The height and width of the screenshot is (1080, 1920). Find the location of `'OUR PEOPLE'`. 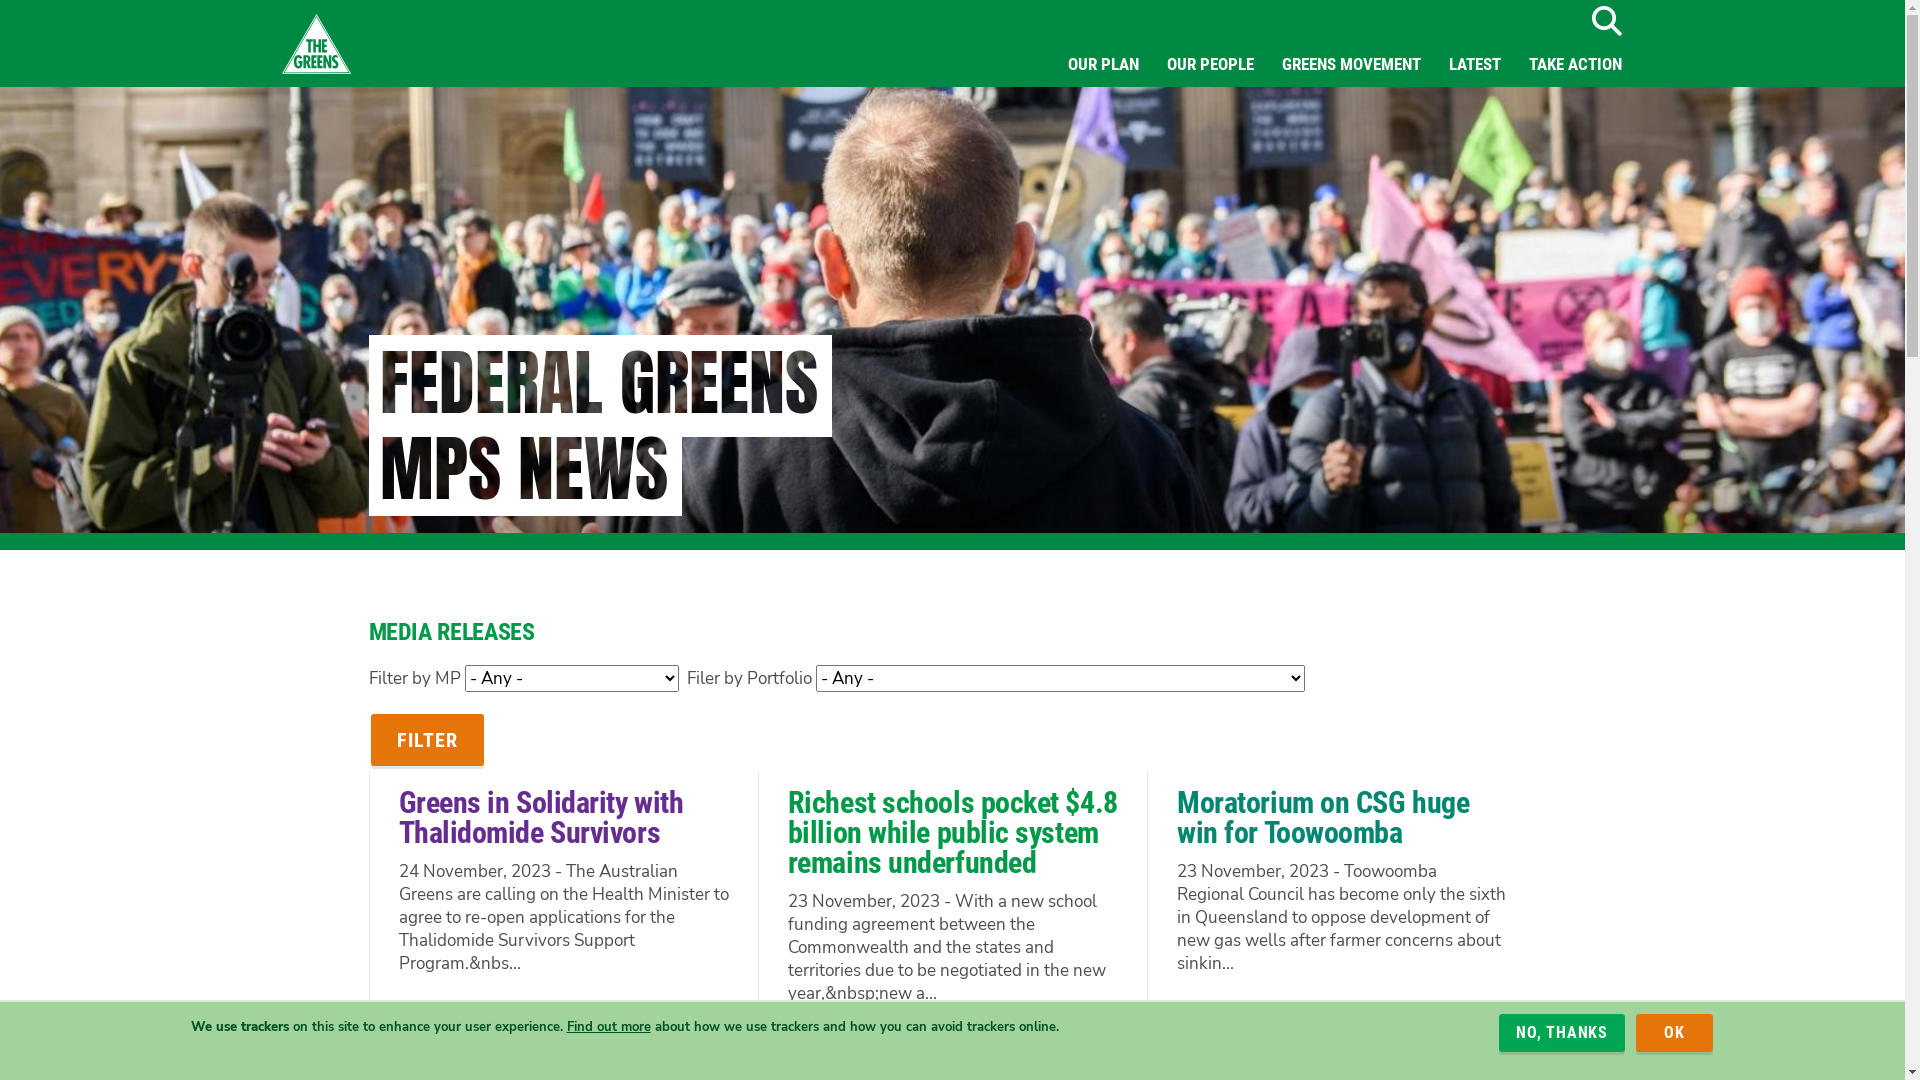

'OUR PEOPLE' is located at coordinates (1208, 63).